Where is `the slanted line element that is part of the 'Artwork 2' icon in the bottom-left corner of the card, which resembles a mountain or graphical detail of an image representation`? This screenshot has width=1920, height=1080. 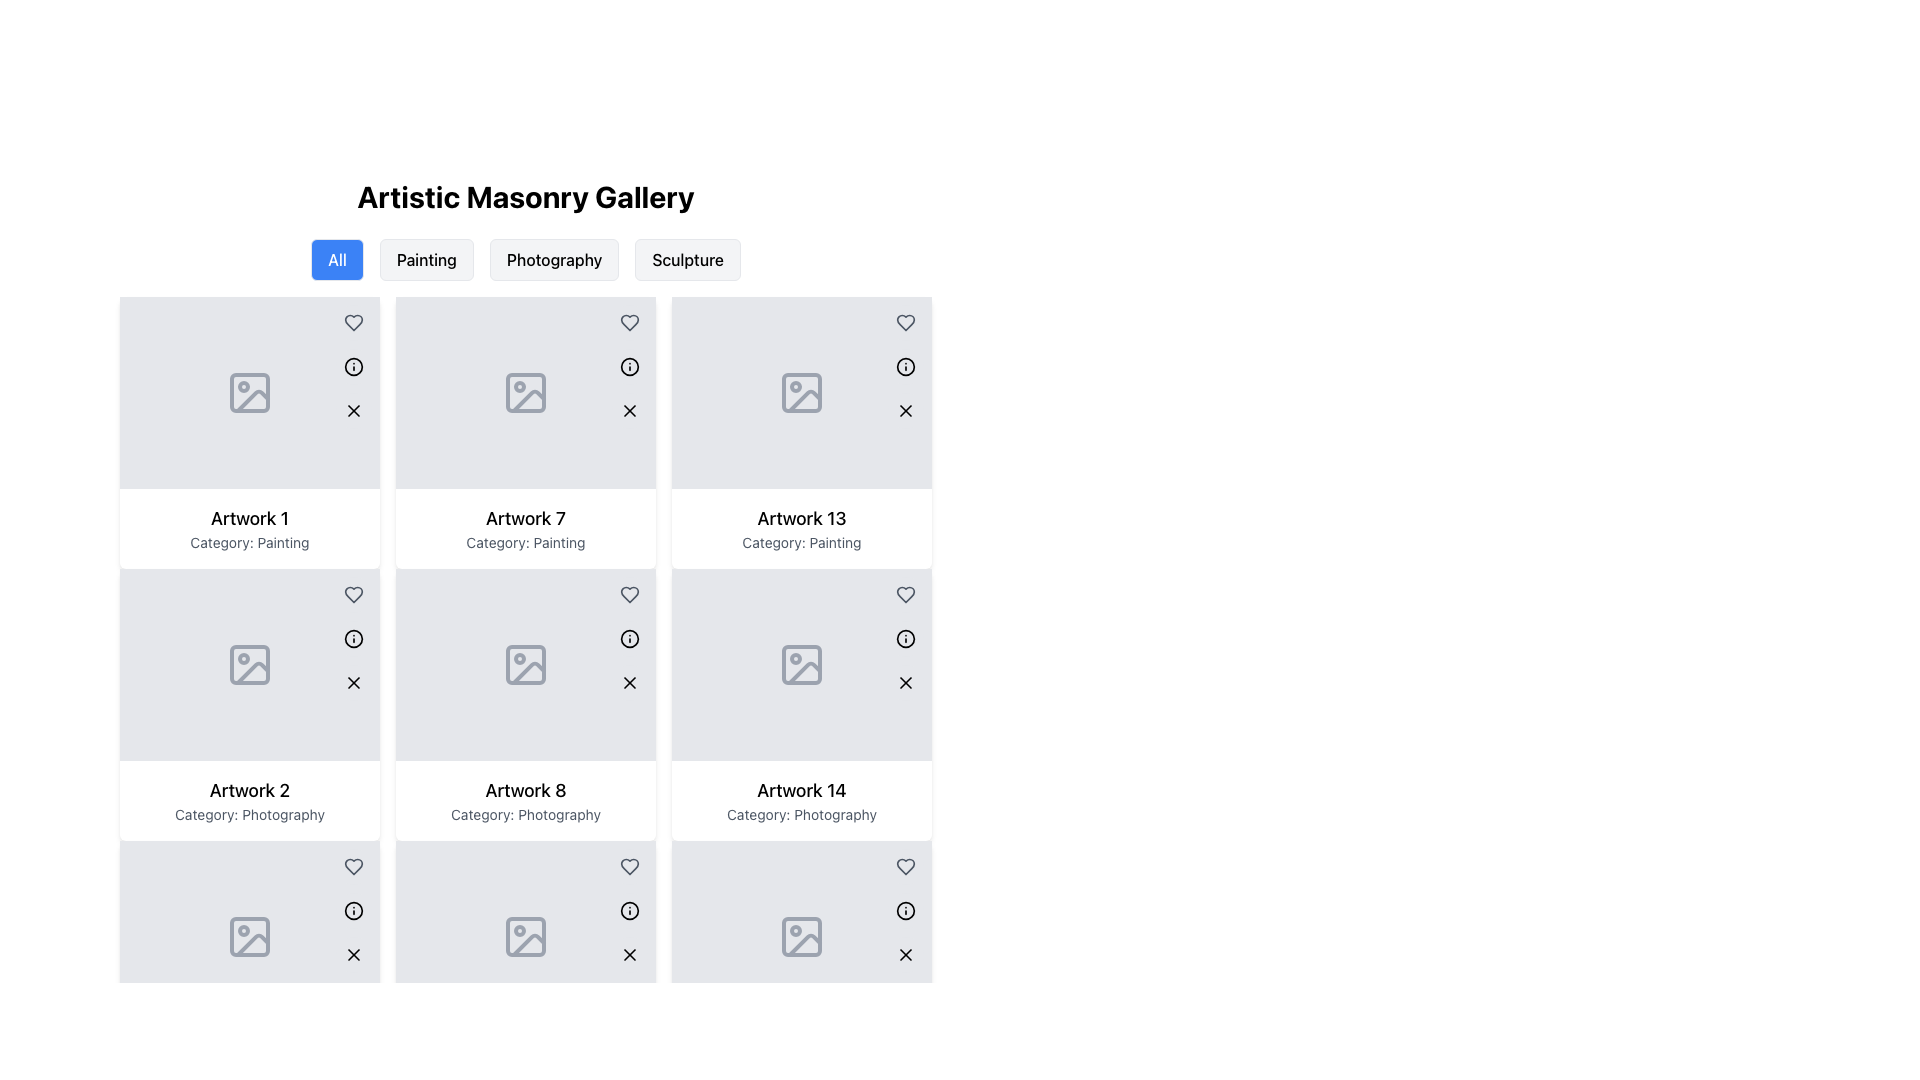 the slanted line element that is part of the 'Artwork 2' icon in the bottom-left corner of the card, which resembles a mountain or graphical detail of an image representation is located at coordinates (252, 945).